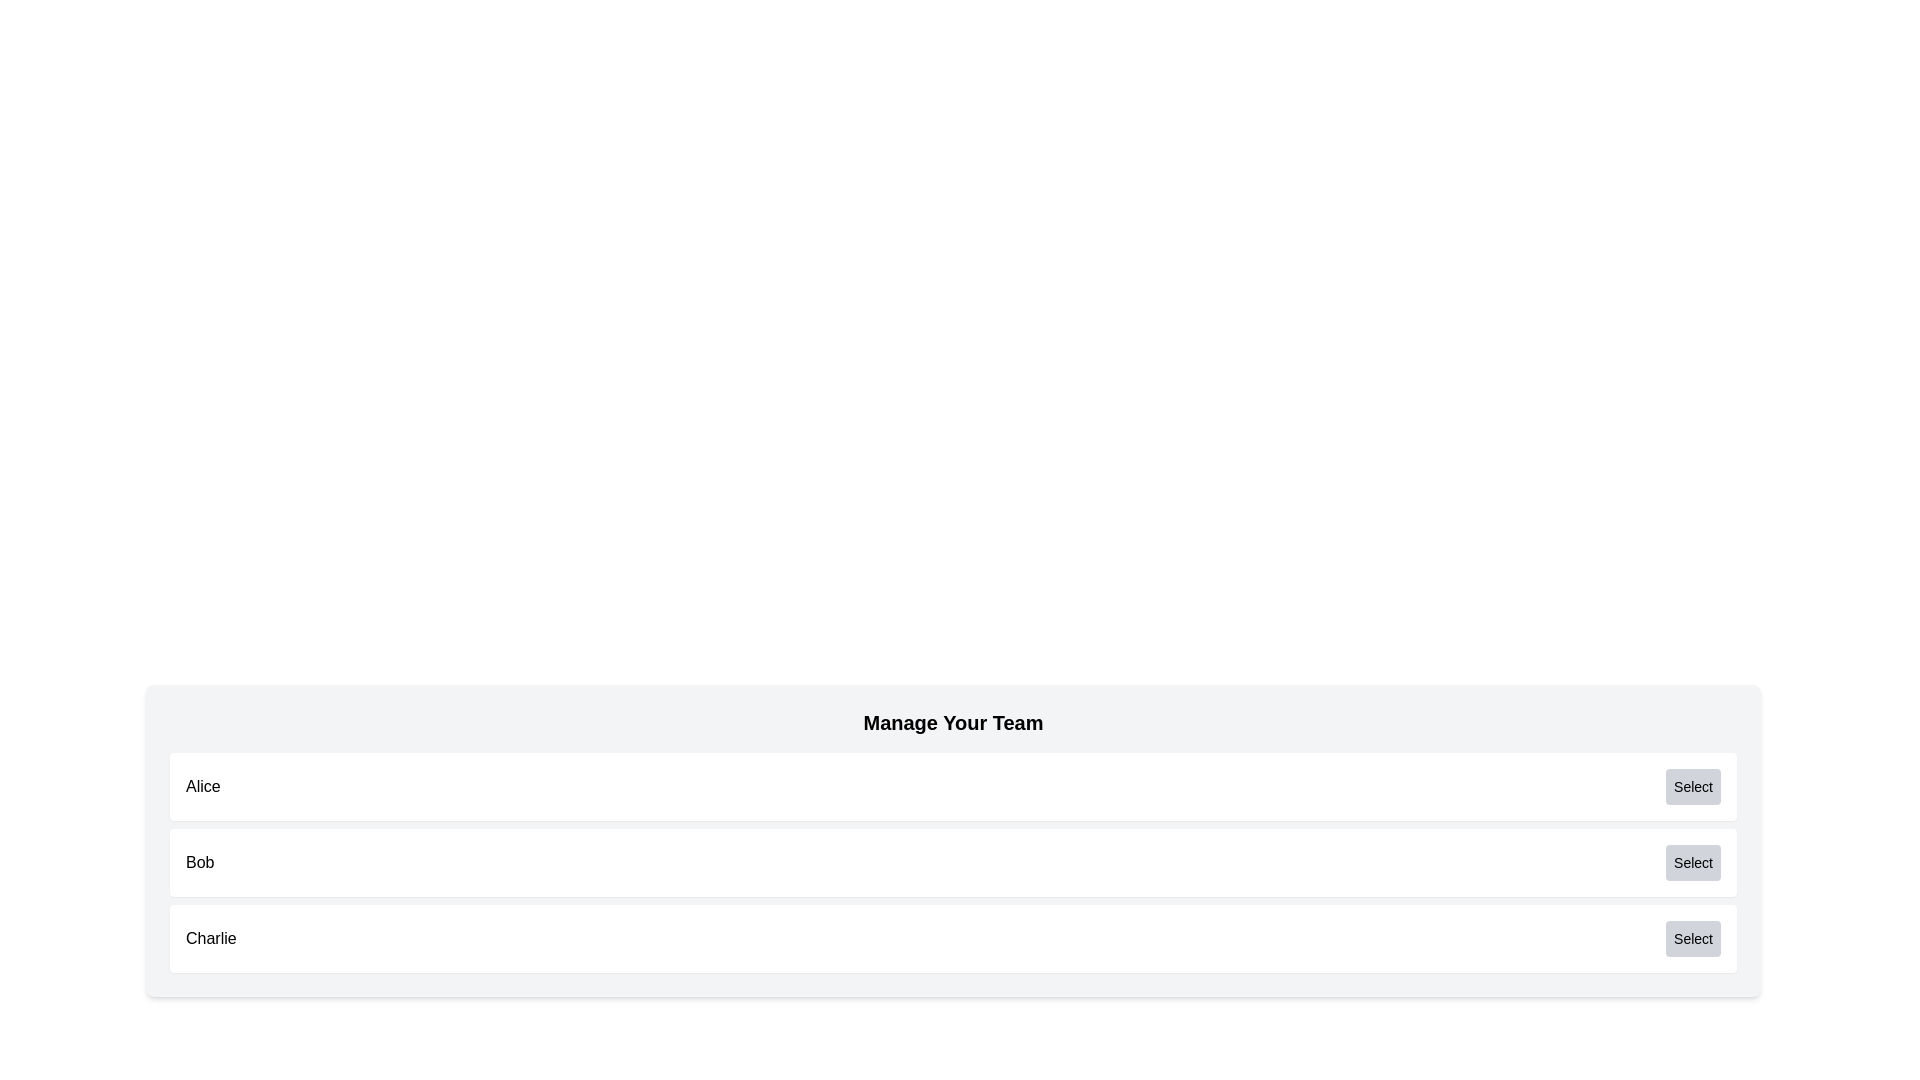 The height and width of the screenshot is (1080, 1920). What do you see at coordinates (211, 938) in the screenshot?
I see `the text label displaying the name 'Charlie', which is located on the leftmost side of a card section, third in a vertical list of similar sections` at bounding box center [211, 938].